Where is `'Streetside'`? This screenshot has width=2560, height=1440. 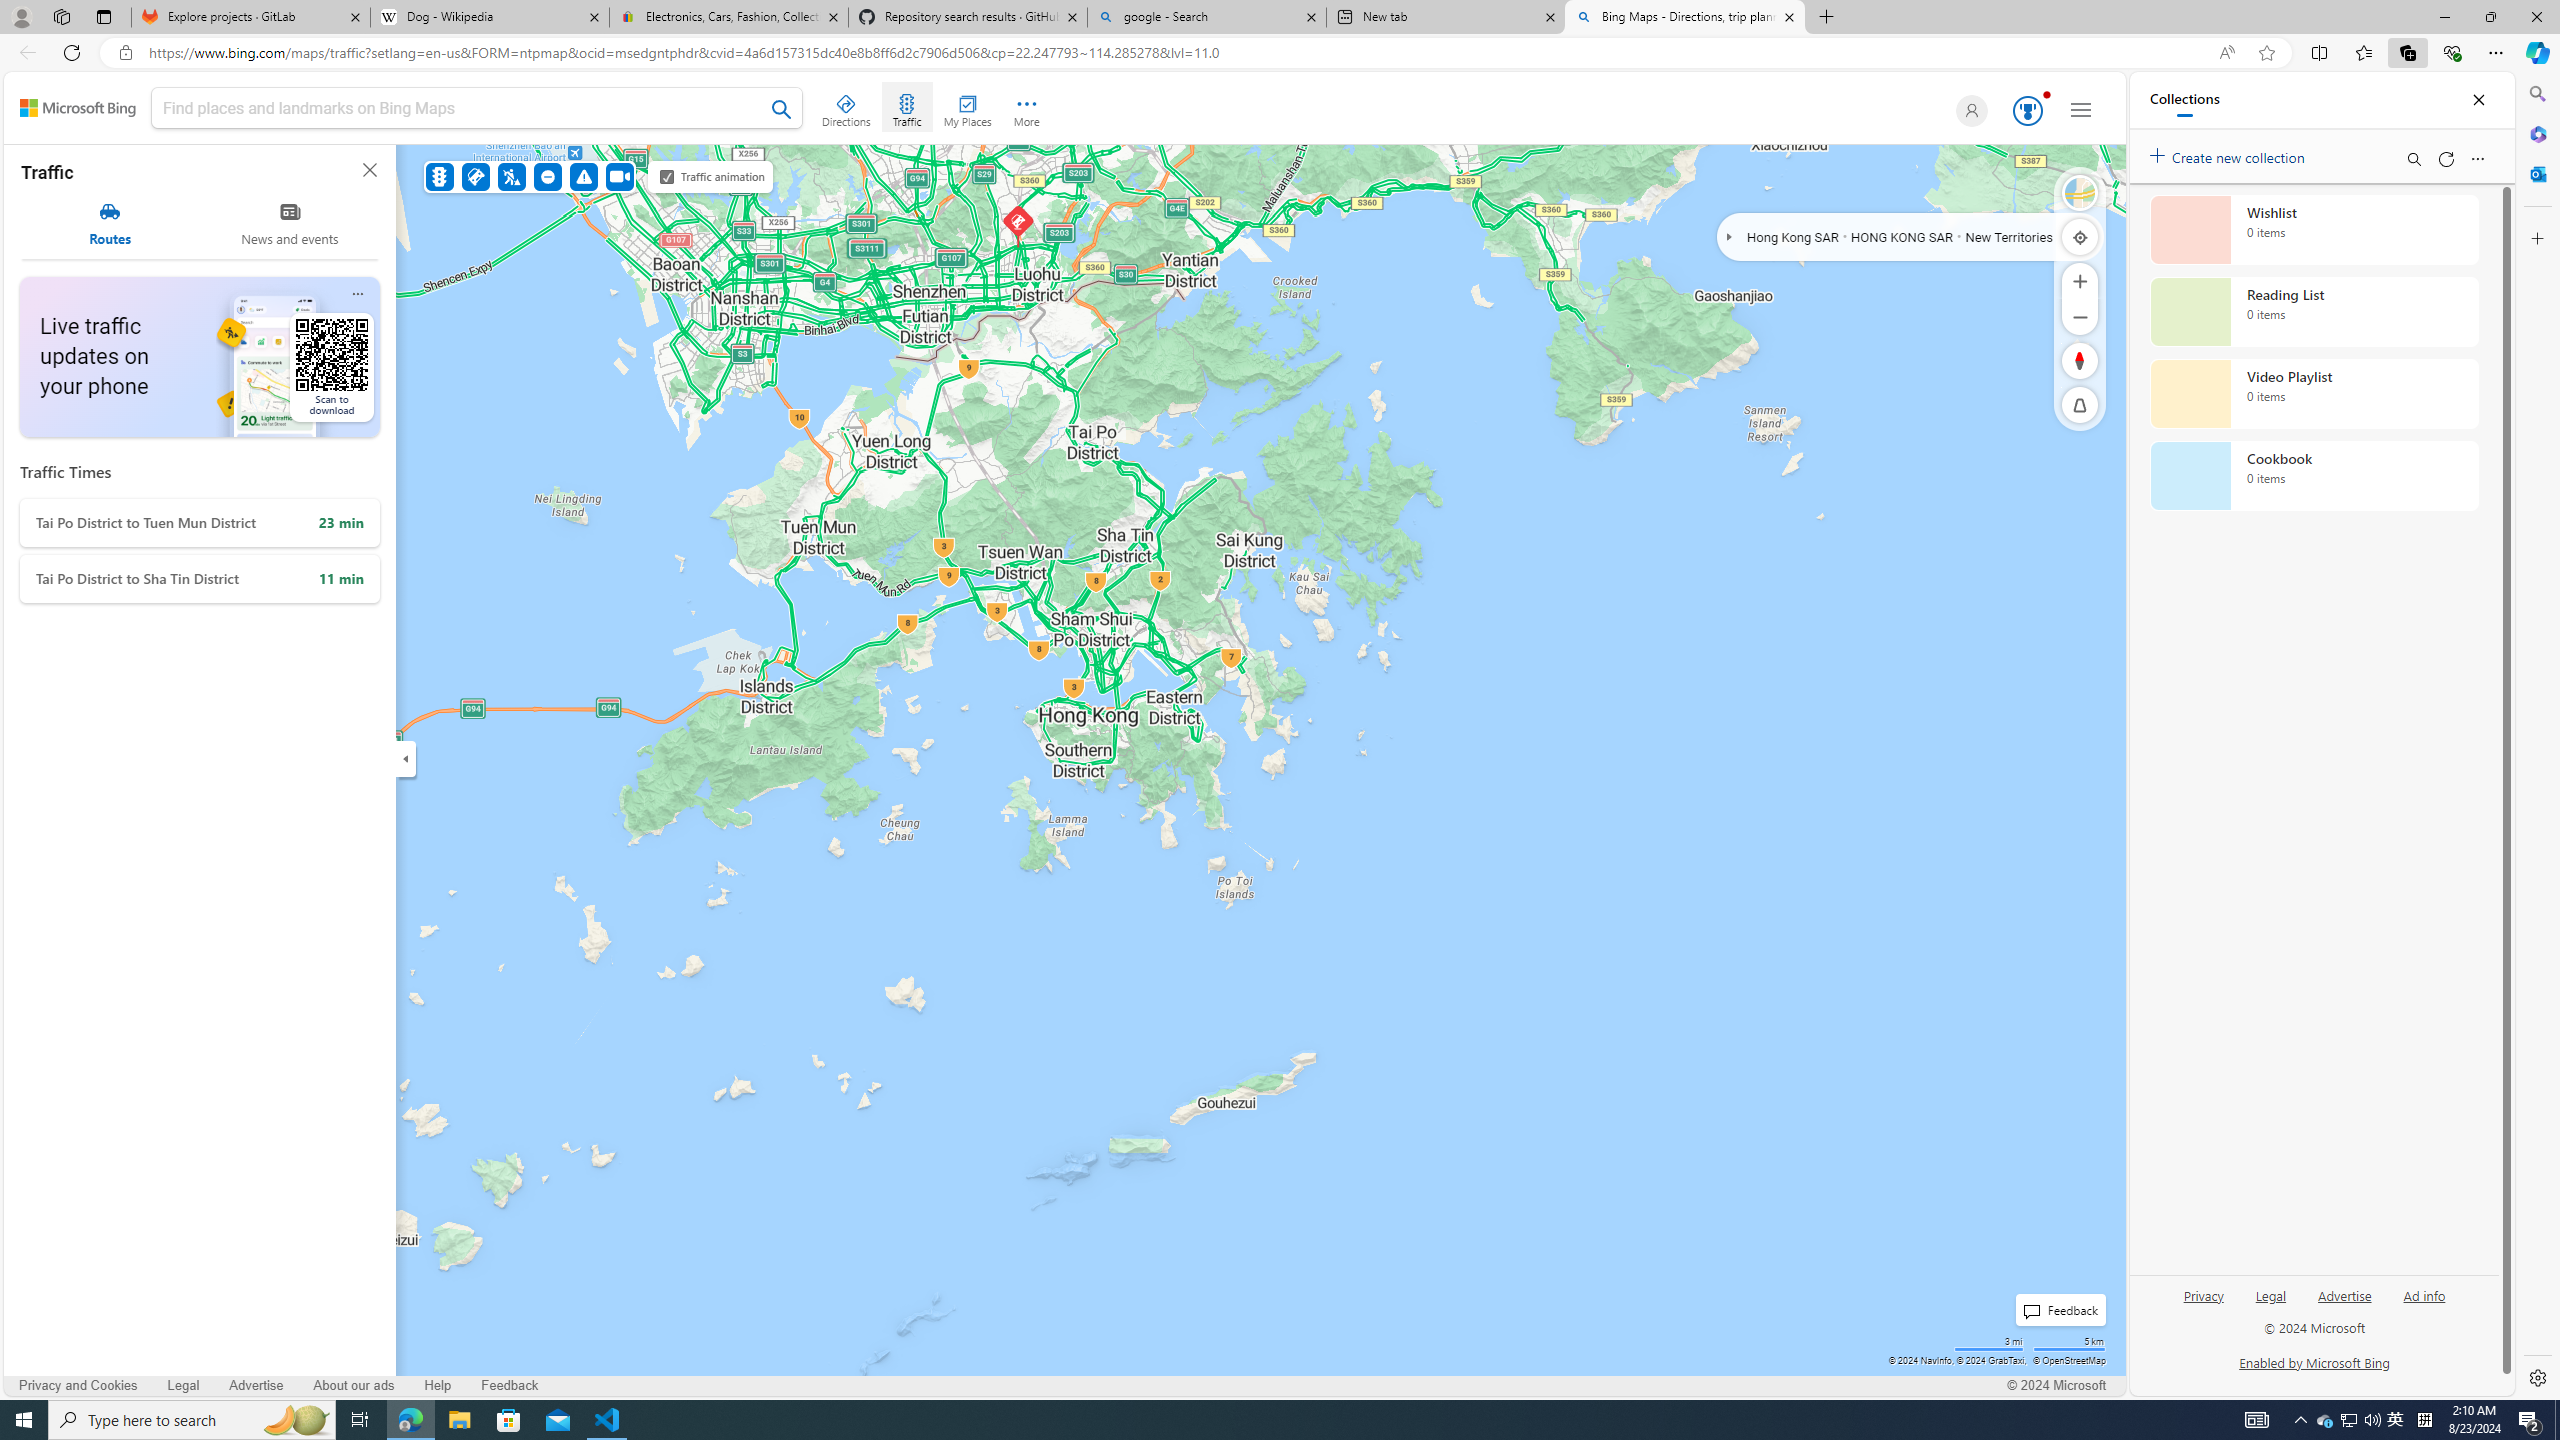 'Streetside' is located at coordinates (2079, 192).